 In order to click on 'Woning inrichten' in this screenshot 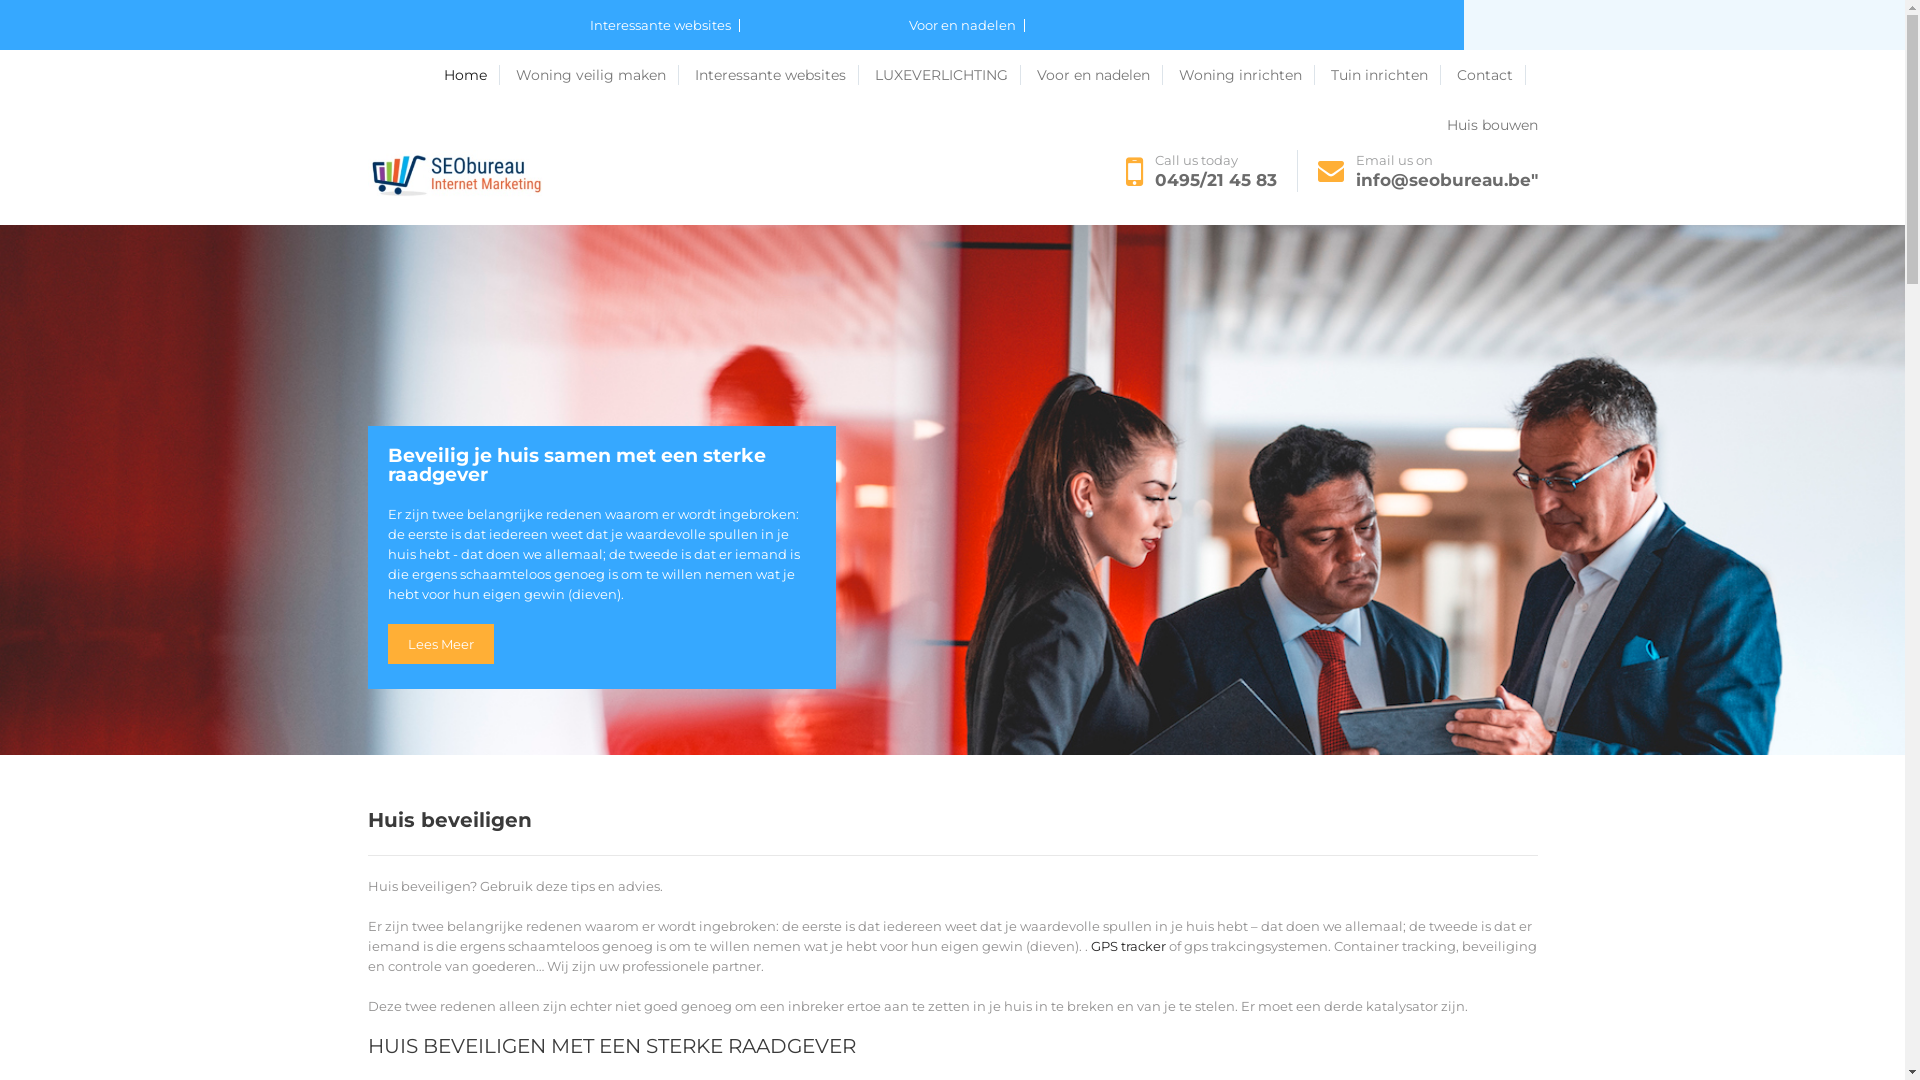, I will do `click(1245, 73)`.